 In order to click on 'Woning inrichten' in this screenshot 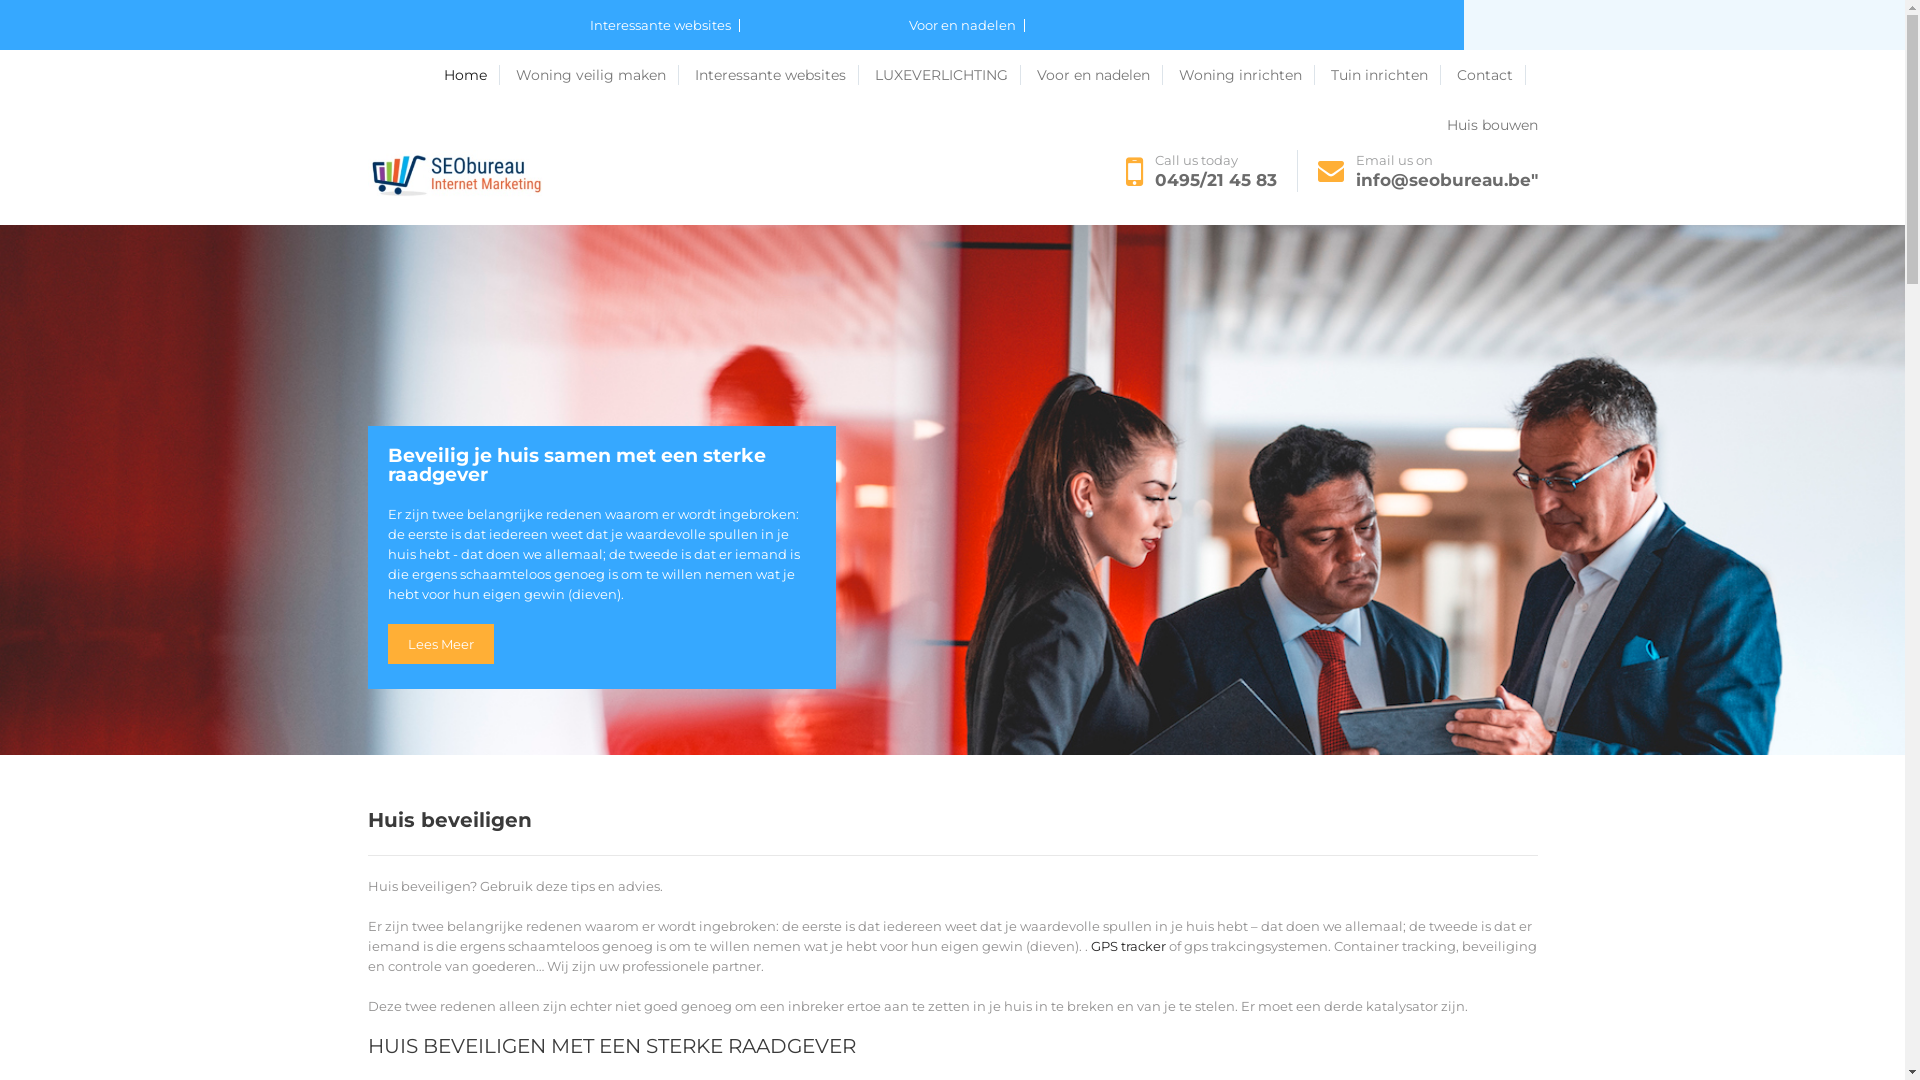, I will do `click(1245, 73)`.